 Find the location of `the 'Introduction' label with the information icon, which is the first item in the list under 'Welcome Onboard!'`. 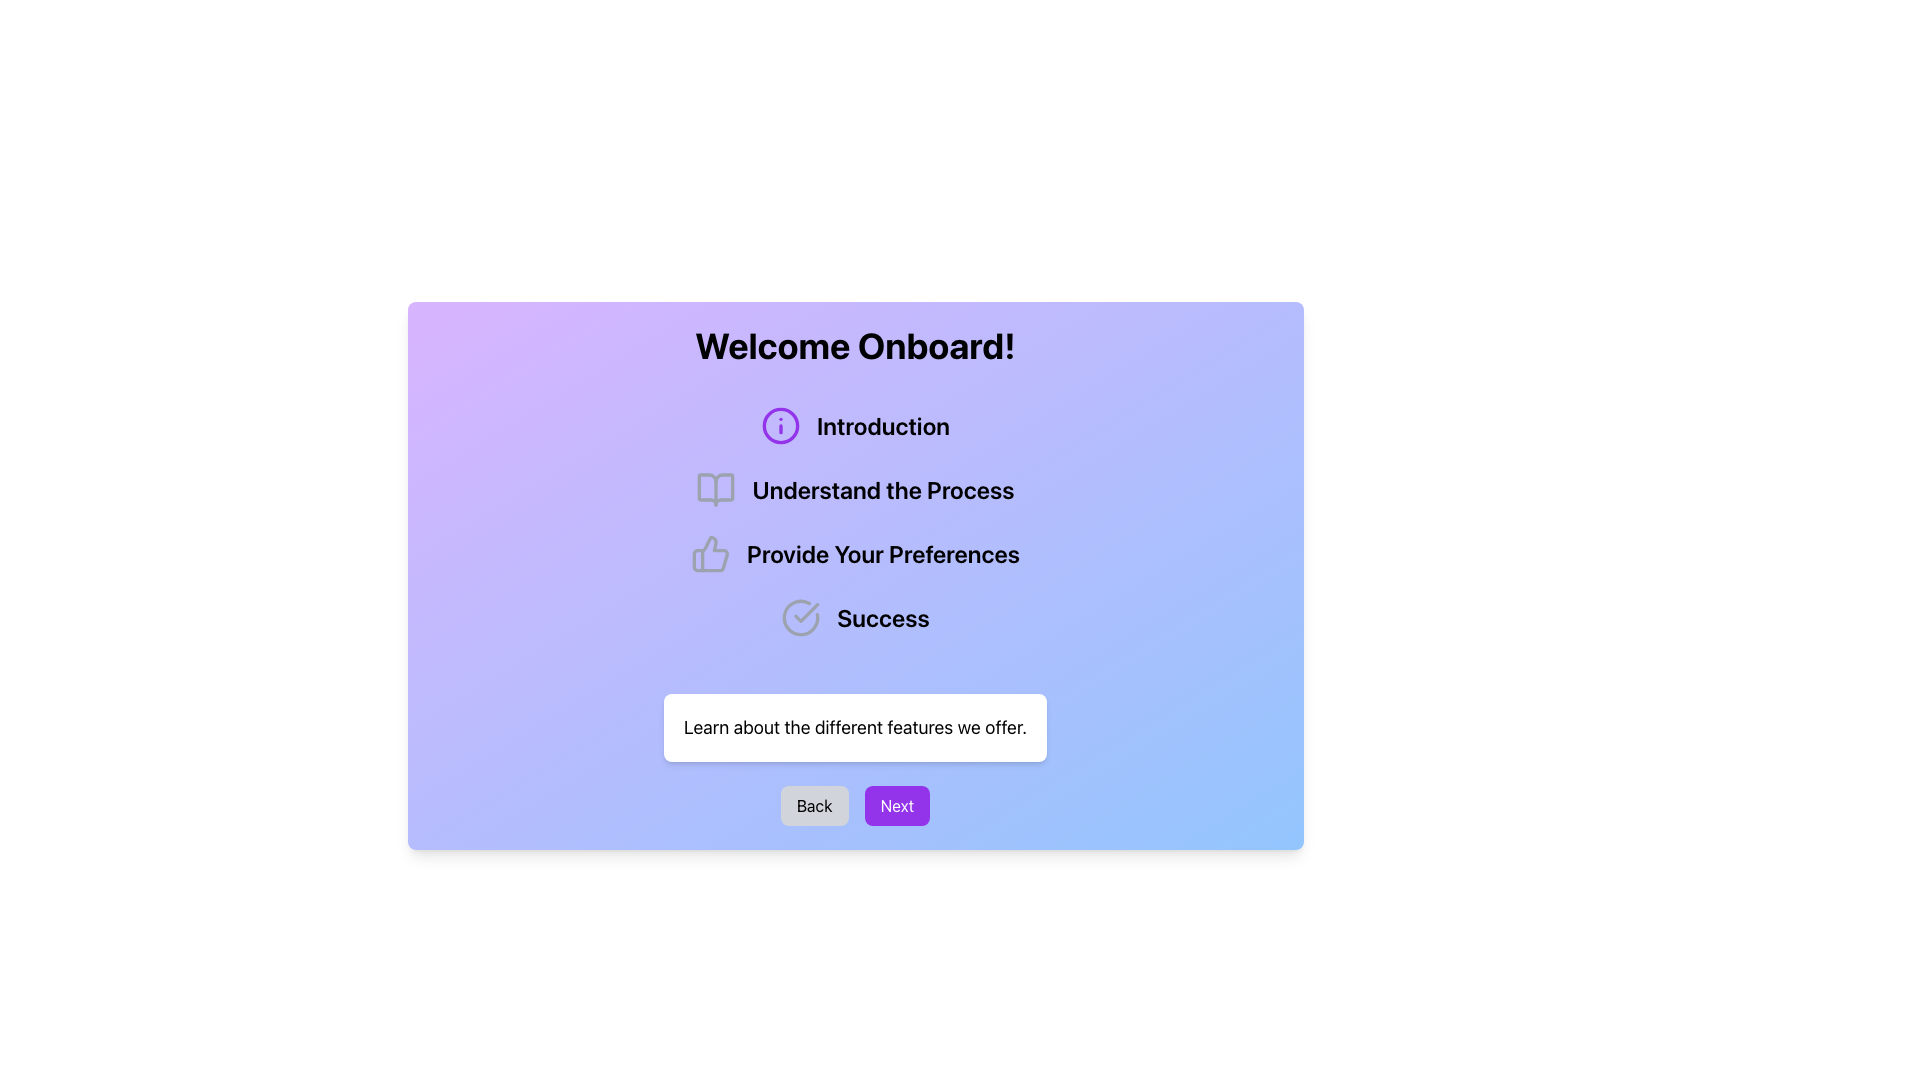

the 'Introduction' label with the information icon, which is the first item in the list under 'Welcome Onboard!' is located at coordinates (855, 424).